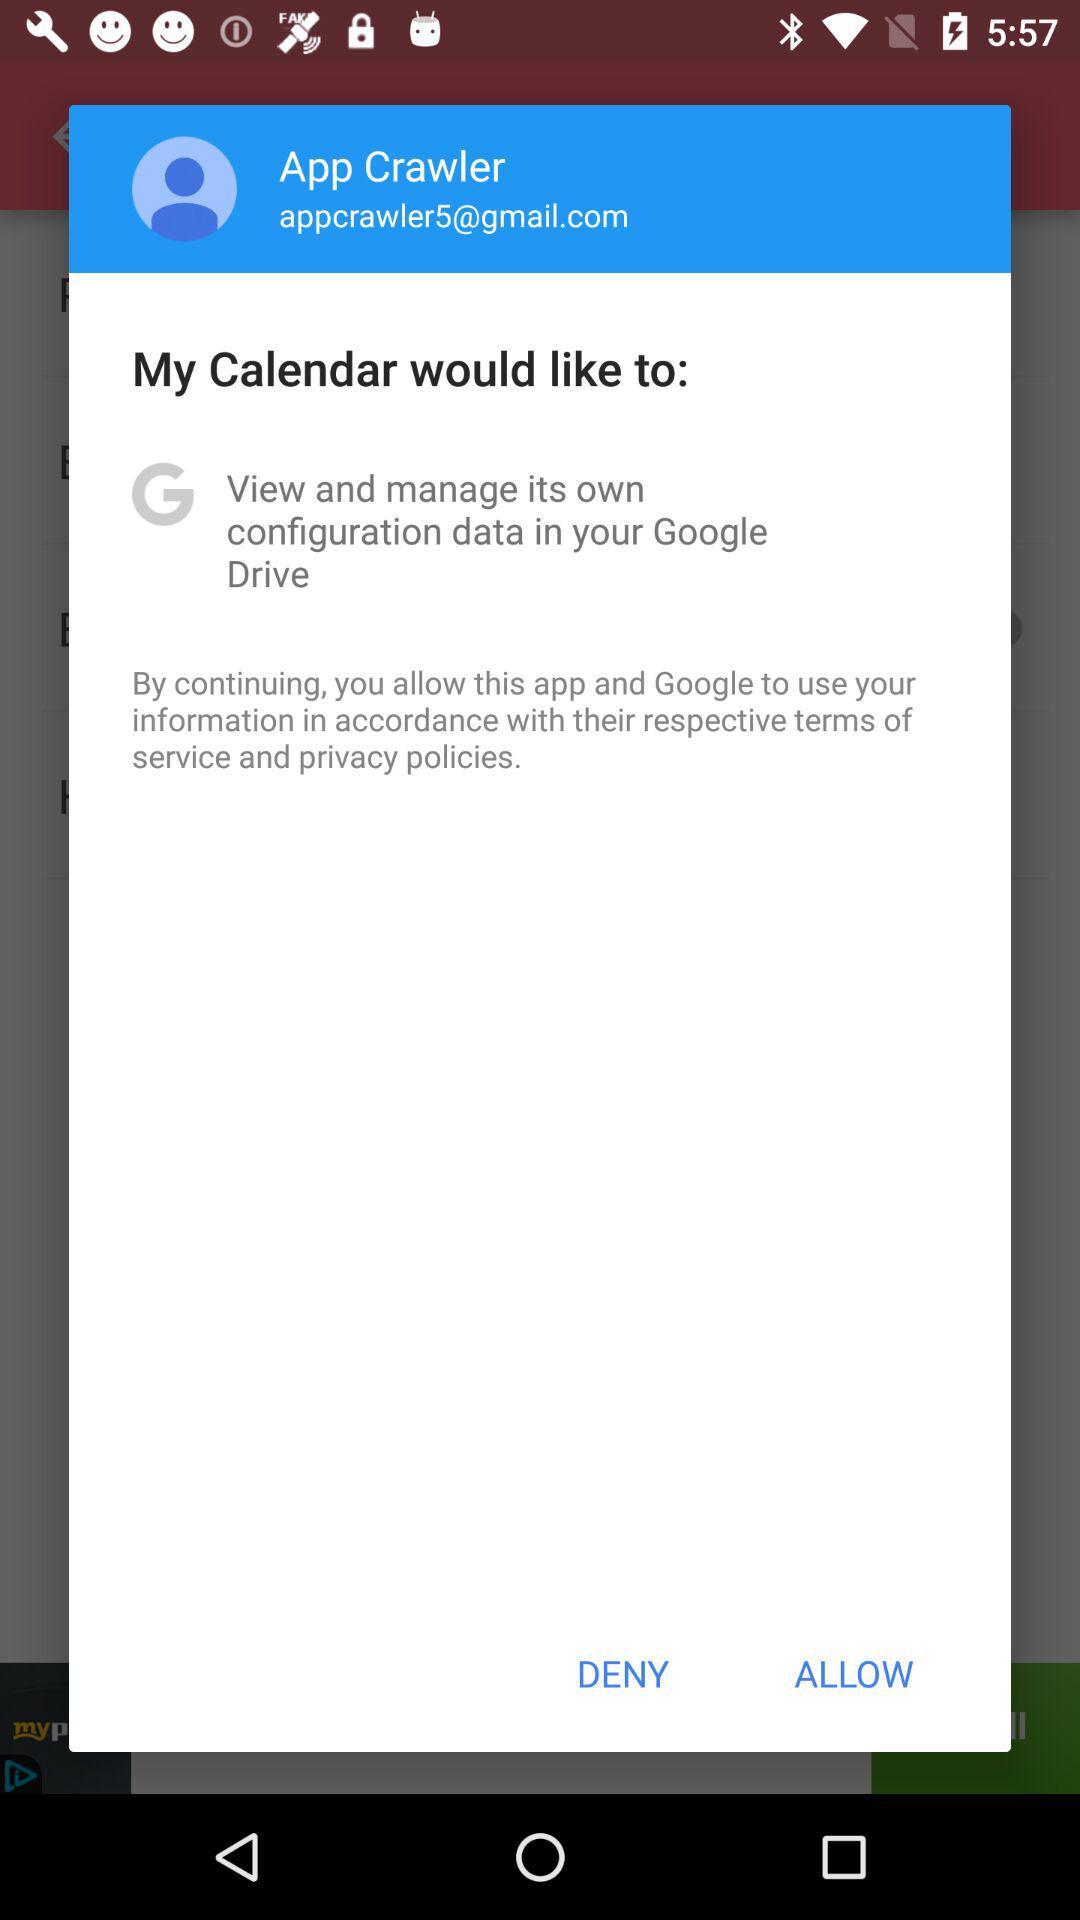 This screenshot has height=1920, width=1080. Describe the element at coordinates (184, 188) in the screenshot. I see `icon to the left of app crawler app` at that location.